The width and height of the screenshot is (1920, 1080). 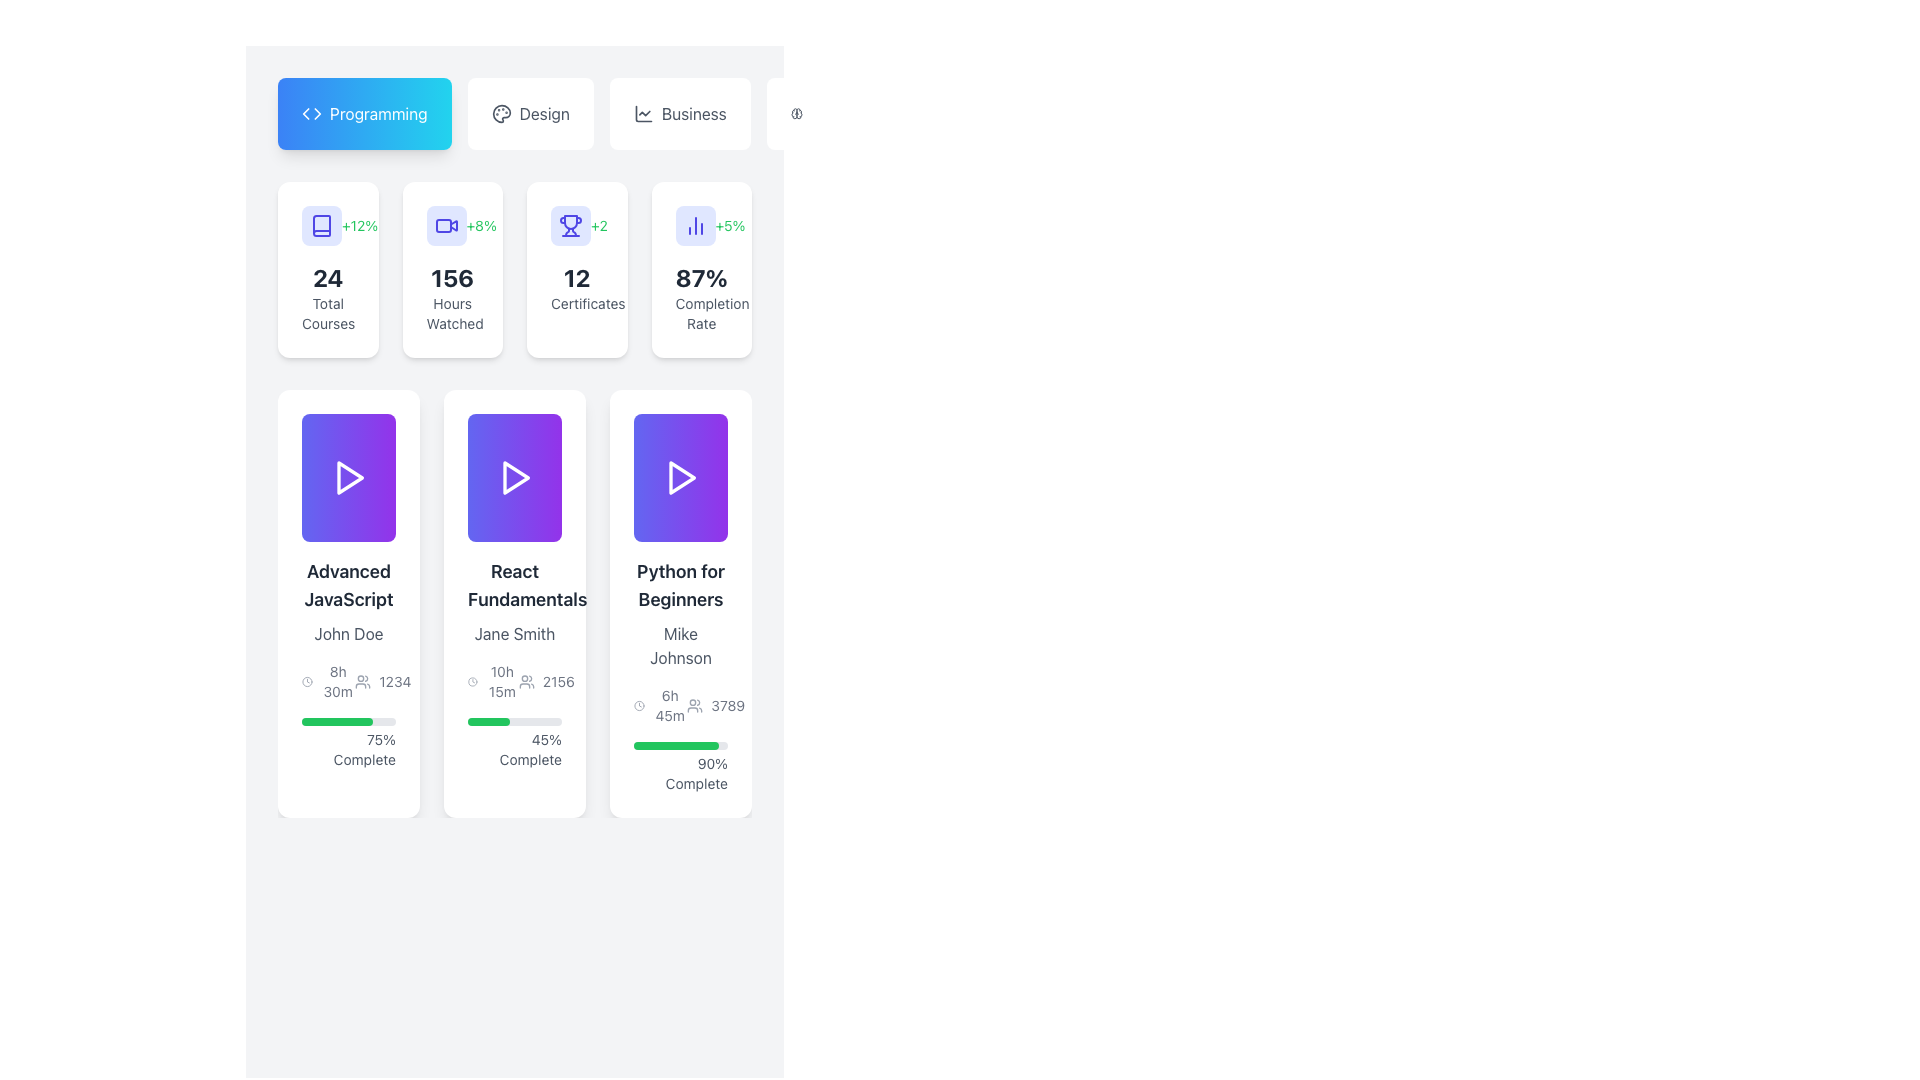 What do you see at coordinates (514, 585) in the screenshot?
I see `the text label displaying 'React Fundamentals' which is centrally aligned in a card with rounded corners and a white background` at bounding box center [514, 585].